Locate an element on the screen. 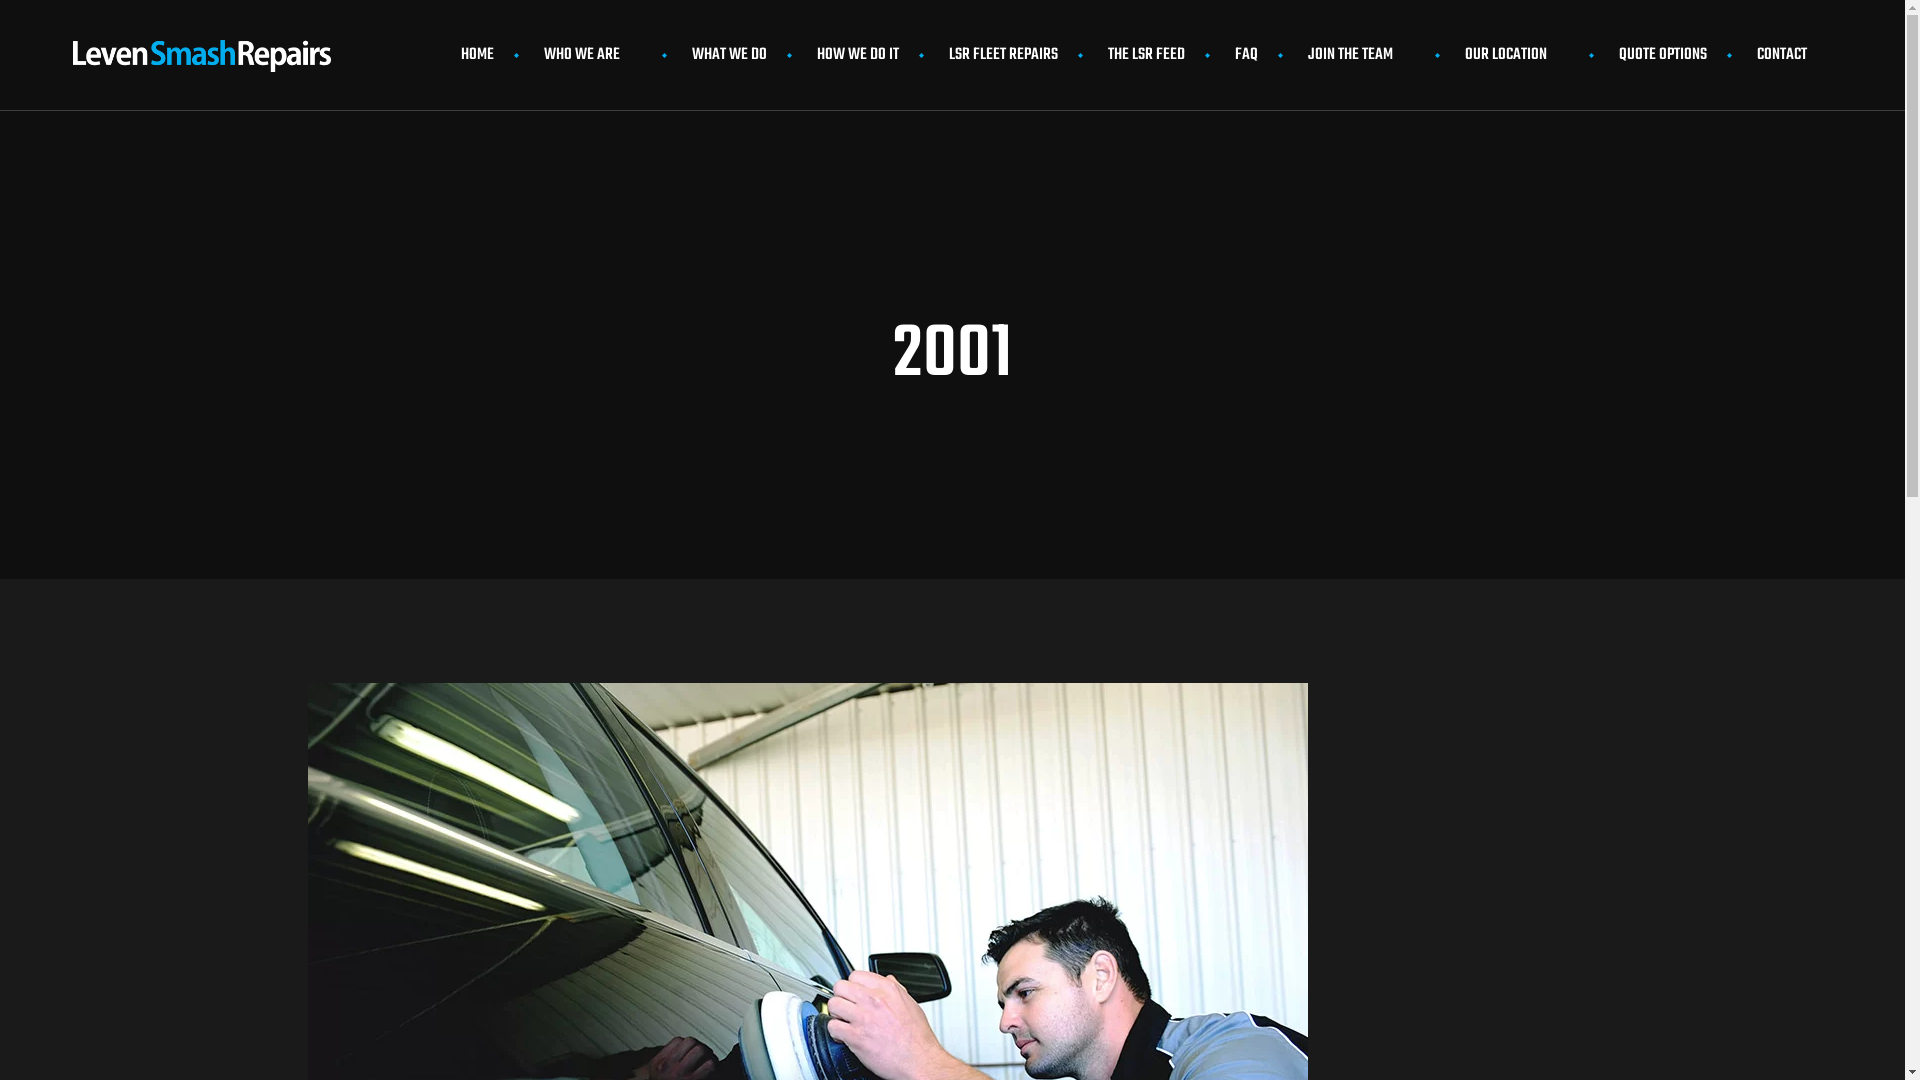 The image size is (1920, 1080). 'HOW WE DO IT' is located at coordinates (858, 53).